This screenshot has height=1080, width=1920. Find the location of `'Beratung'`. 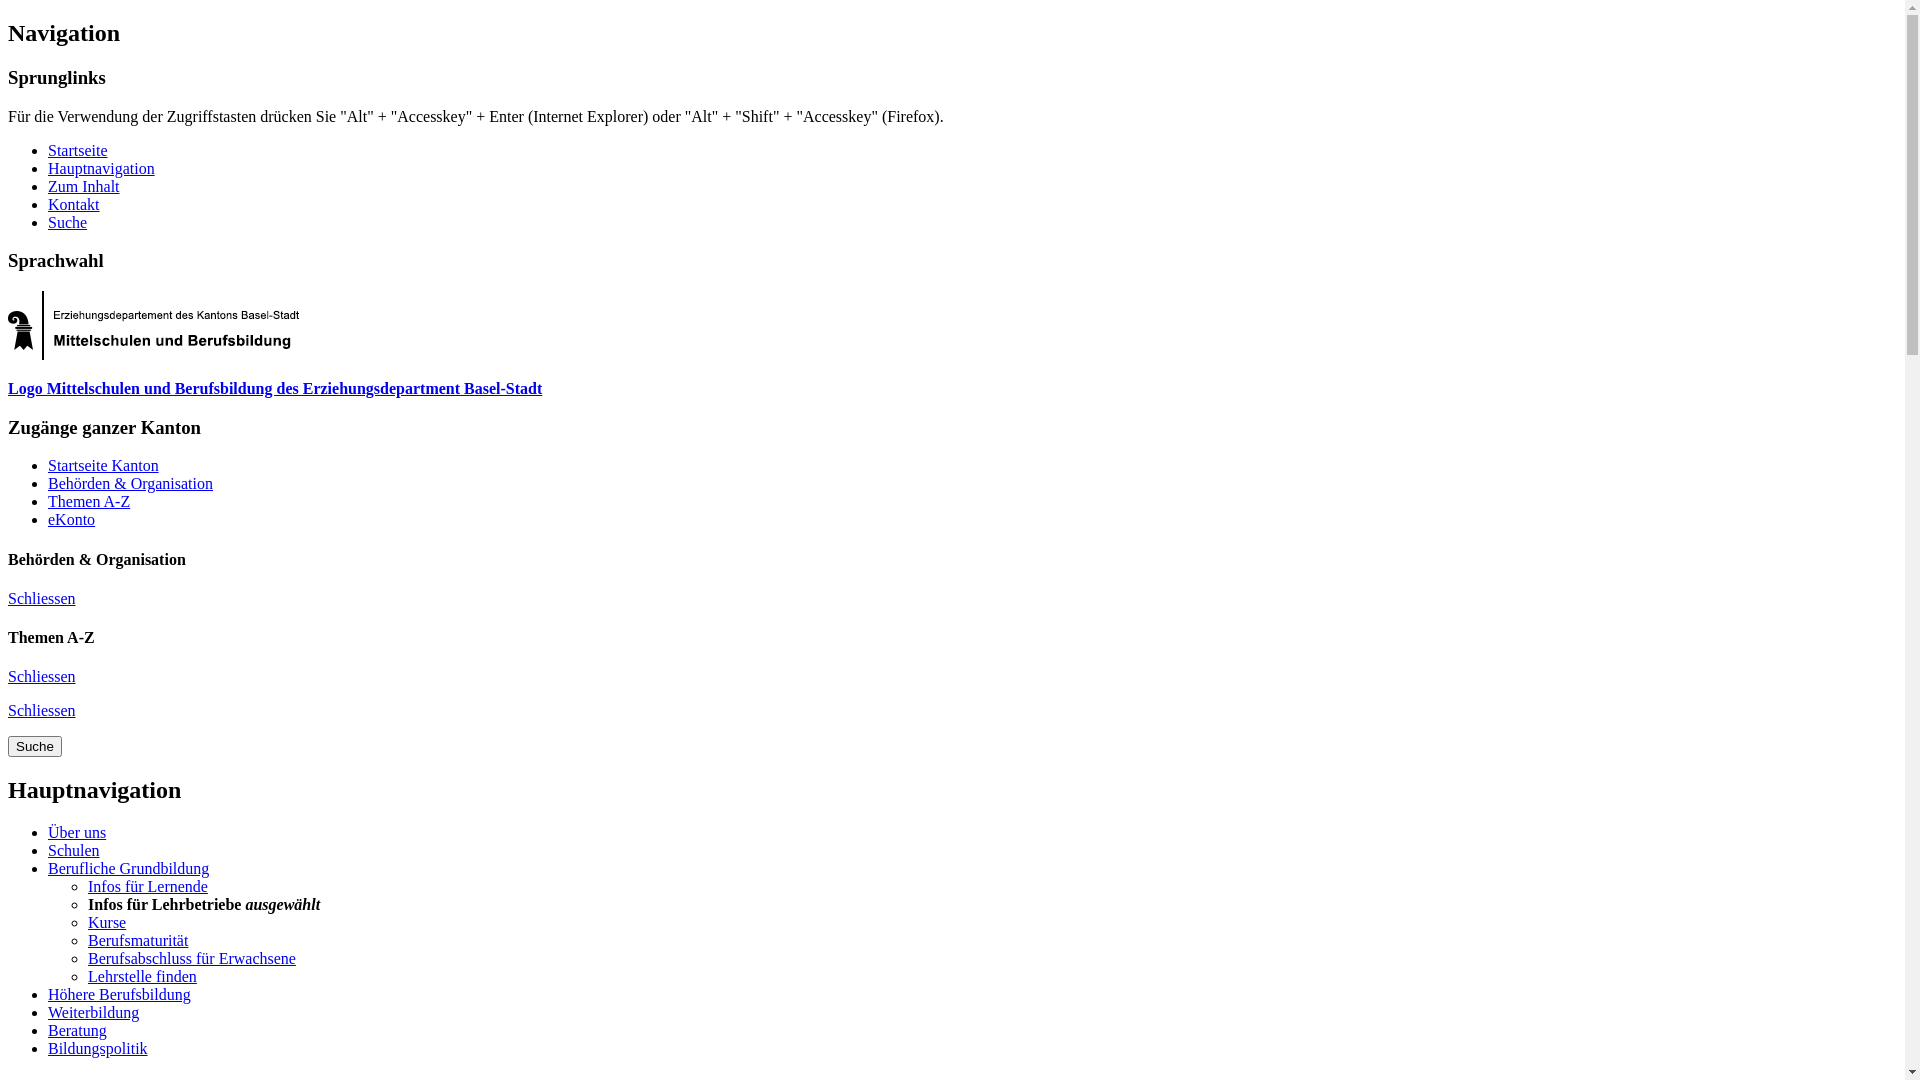

'Beratung' is located at coordinates (77, 1030).